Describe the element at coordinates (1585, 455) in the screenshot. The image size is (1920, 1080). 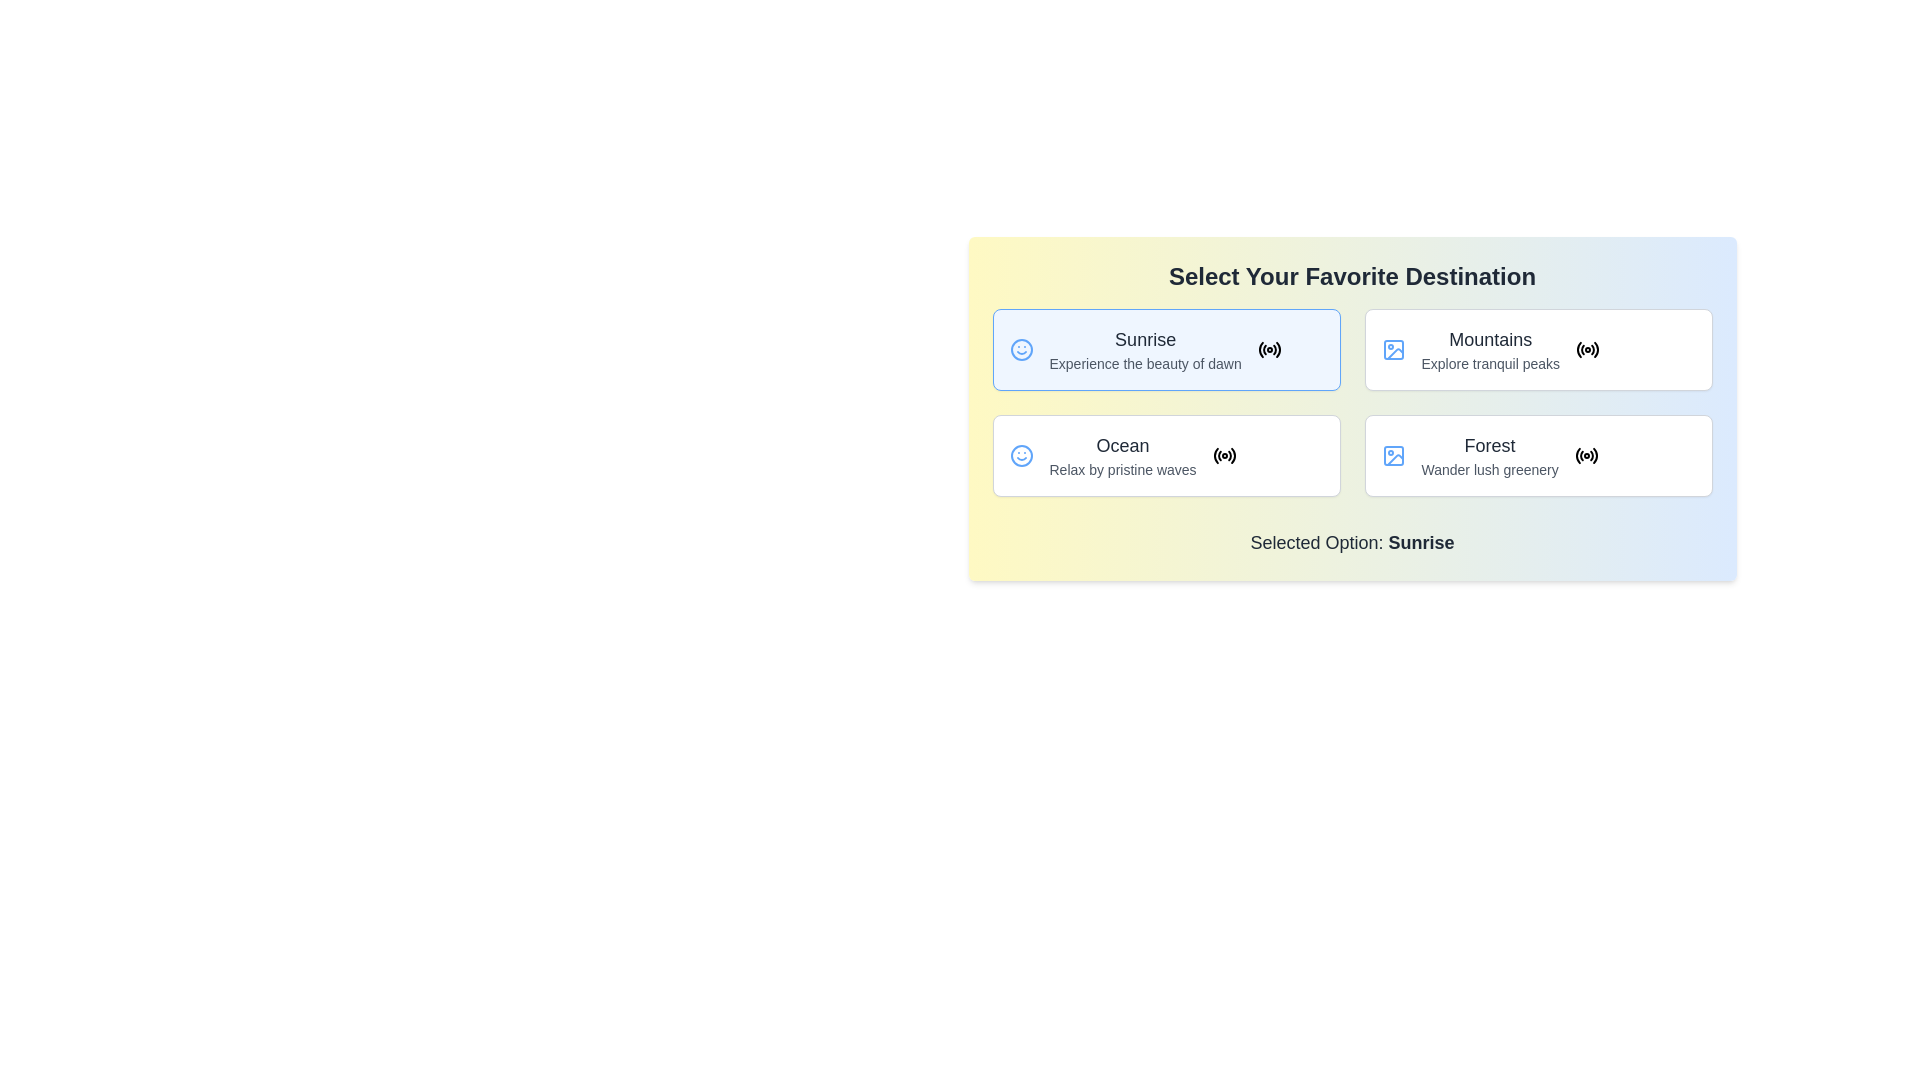
I see `the 'Forest' radio button, which is a minimalistic circular icon with a dot in the center located in the bottom-right quadrant of the selection group, to trigger a tooltip or visual effect` at that location.